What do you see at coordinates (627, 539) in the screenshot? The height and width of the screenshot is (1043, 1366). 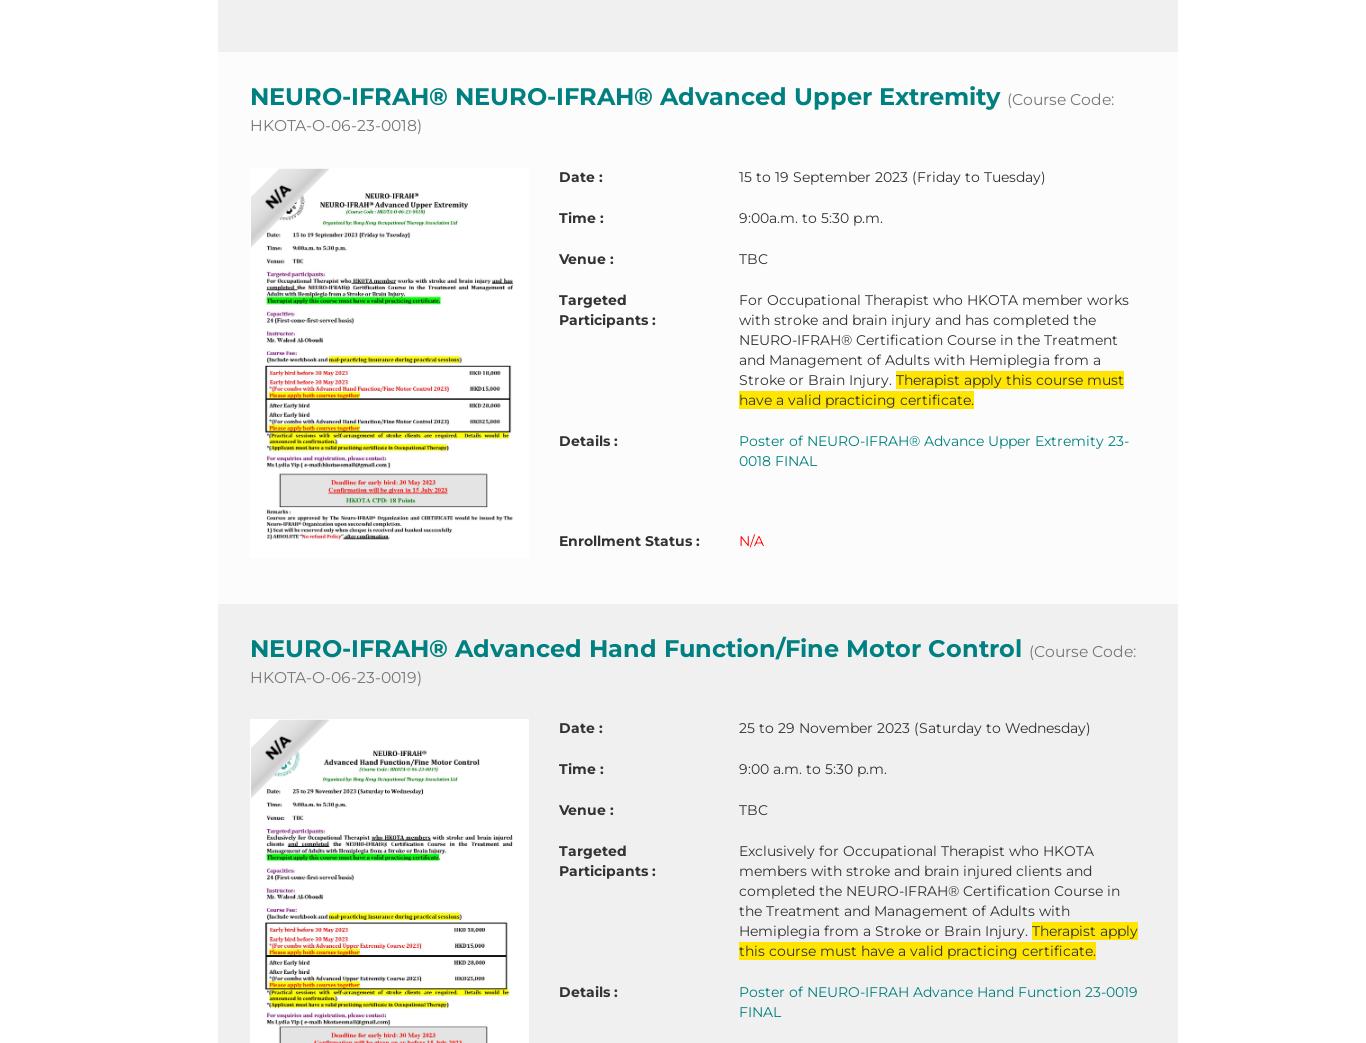 I see `'Enrollment Status :'` at bounding box center [627, 539].